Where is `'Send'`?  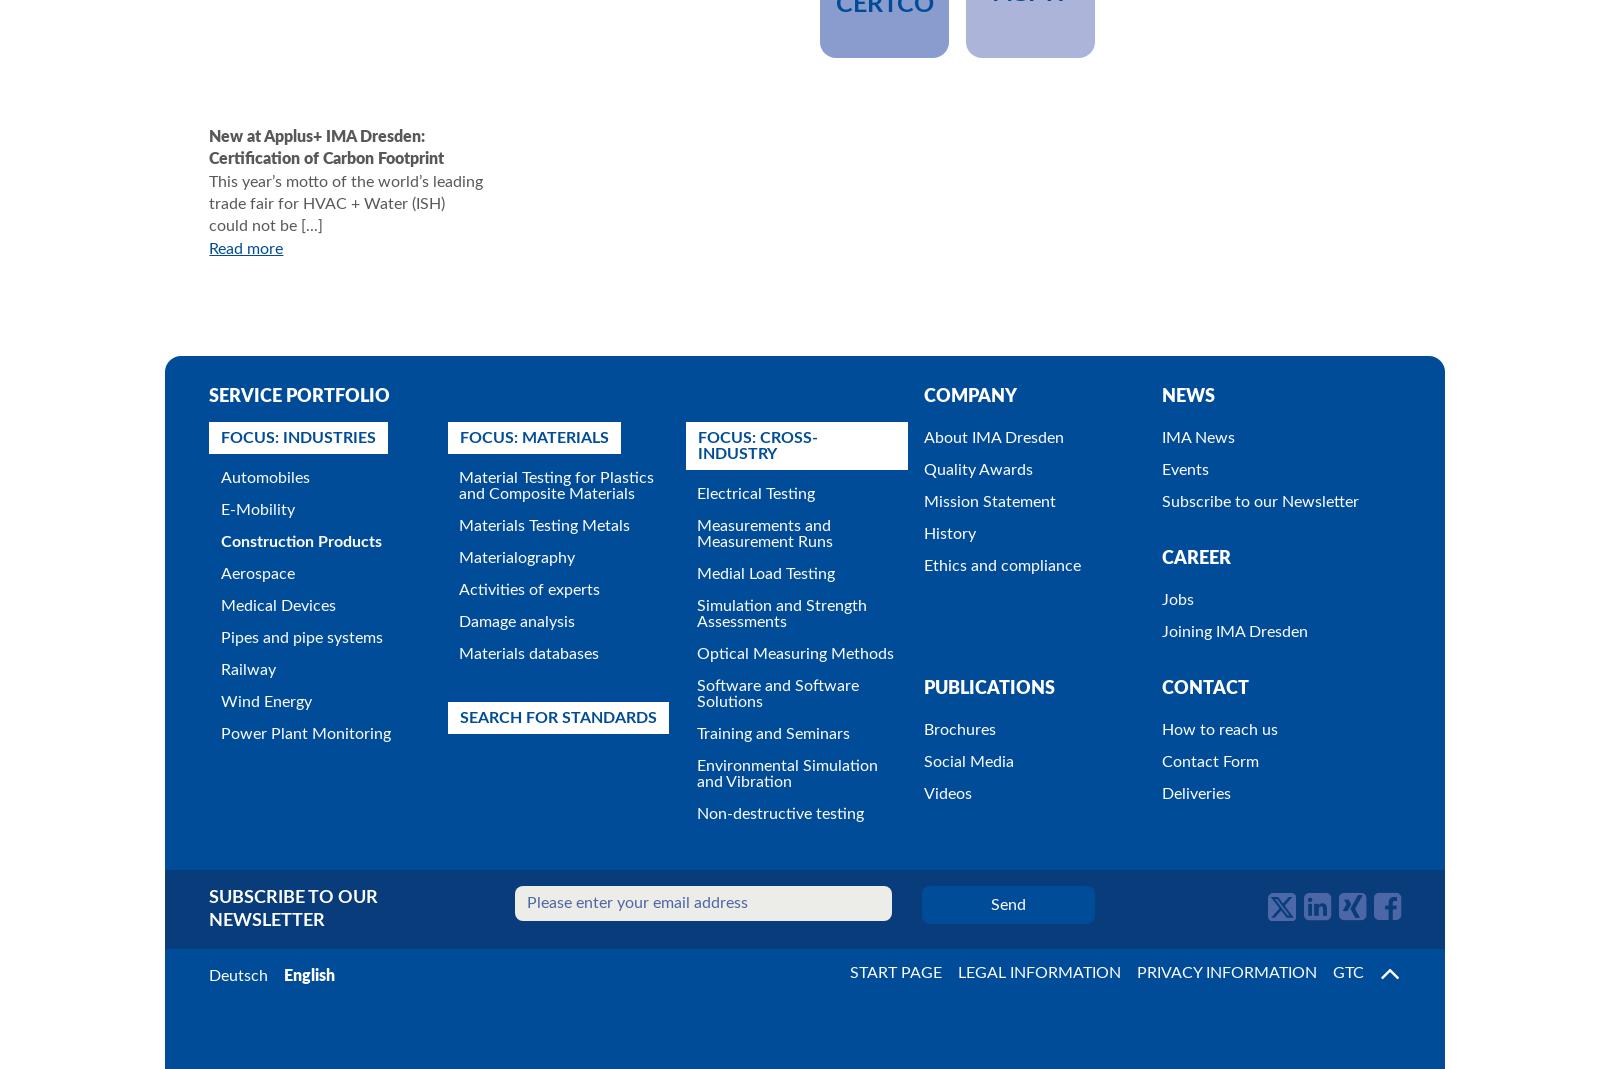 'Send' is located at coordinates (1006, 904).